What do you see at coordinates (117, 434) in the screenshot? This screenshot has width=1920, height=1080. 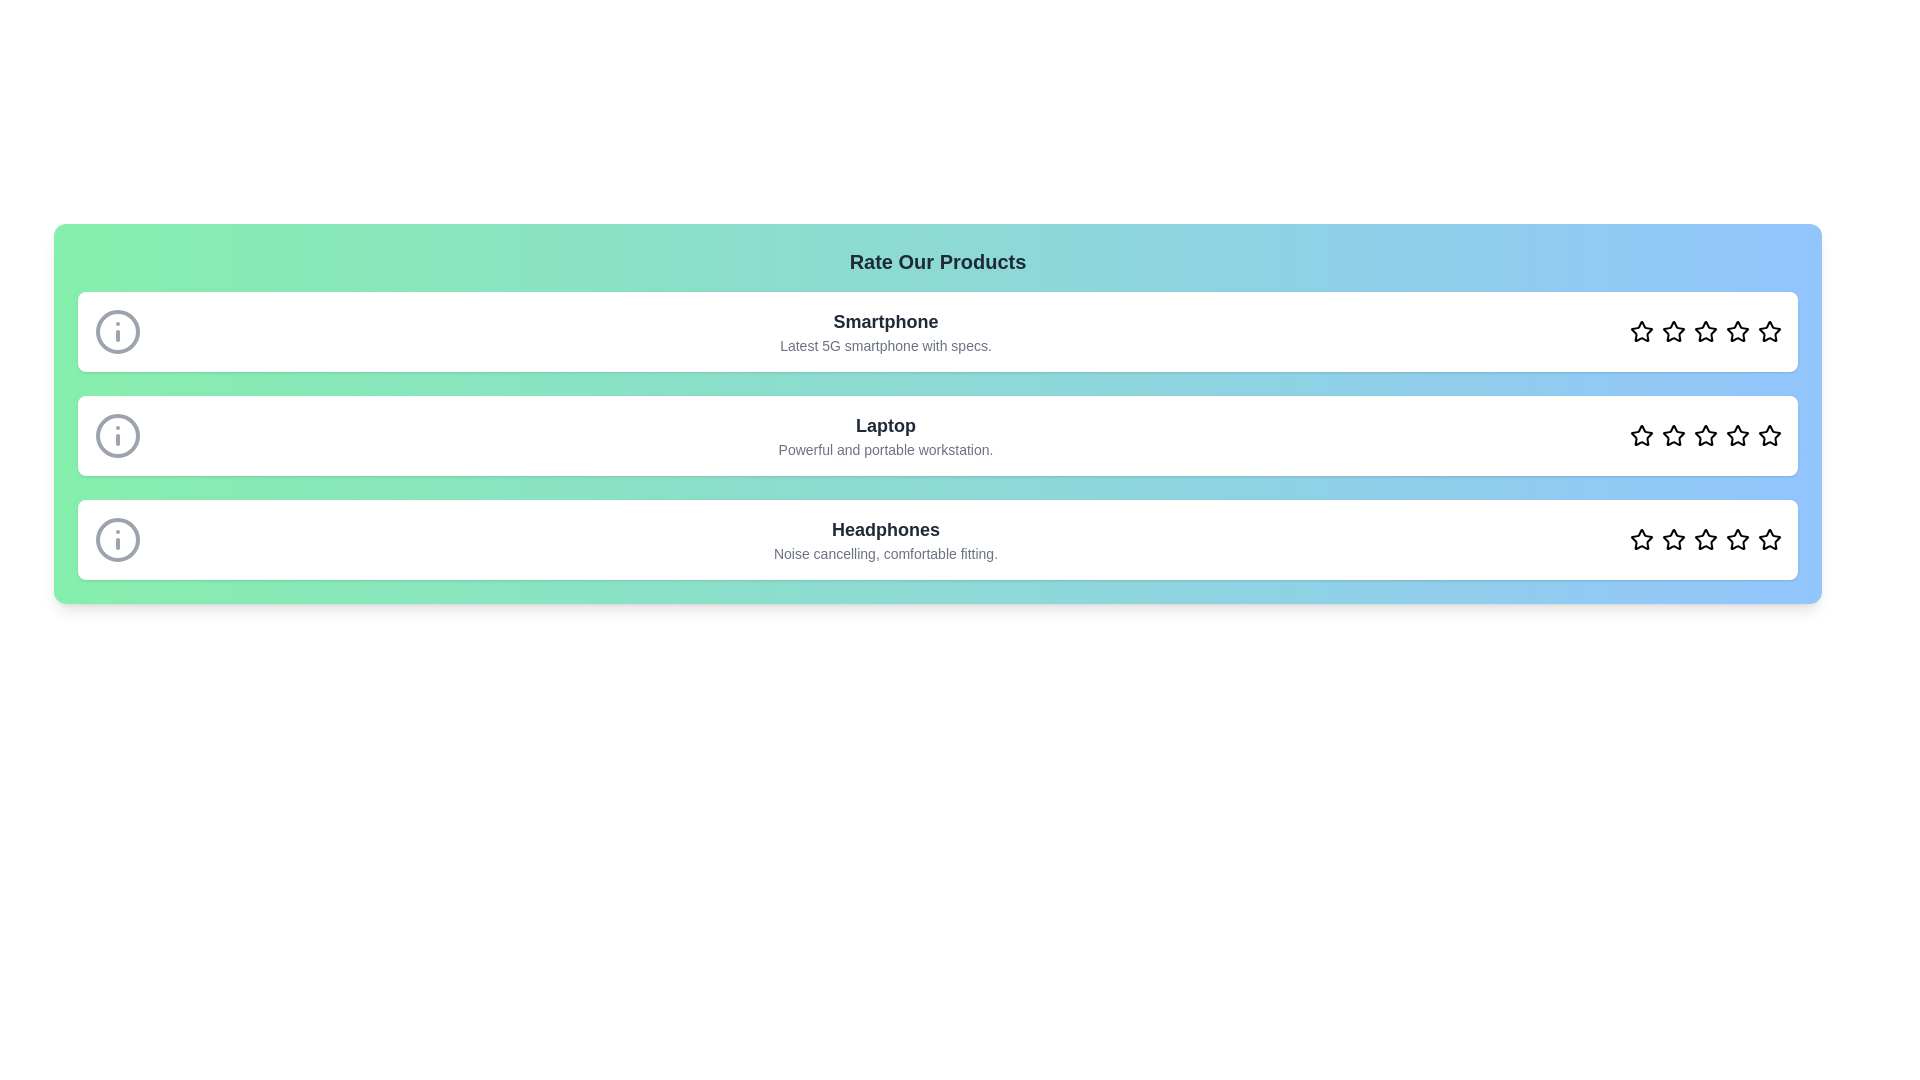 I see `the circular icon with an 'i' symbol in the center for accessibility purposes` at bounding box center [117, 434].